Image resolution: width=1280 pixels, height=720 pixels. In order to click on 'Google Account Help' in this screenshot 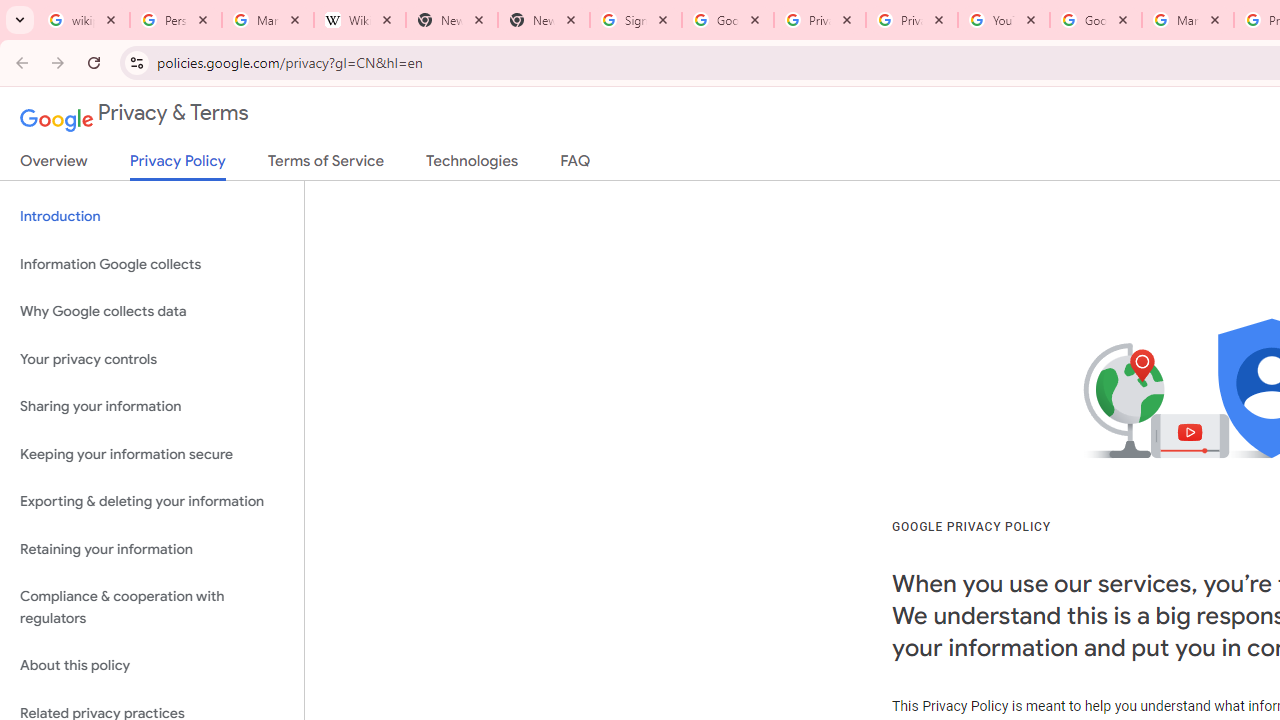, I will do `click(1094, 20)`.